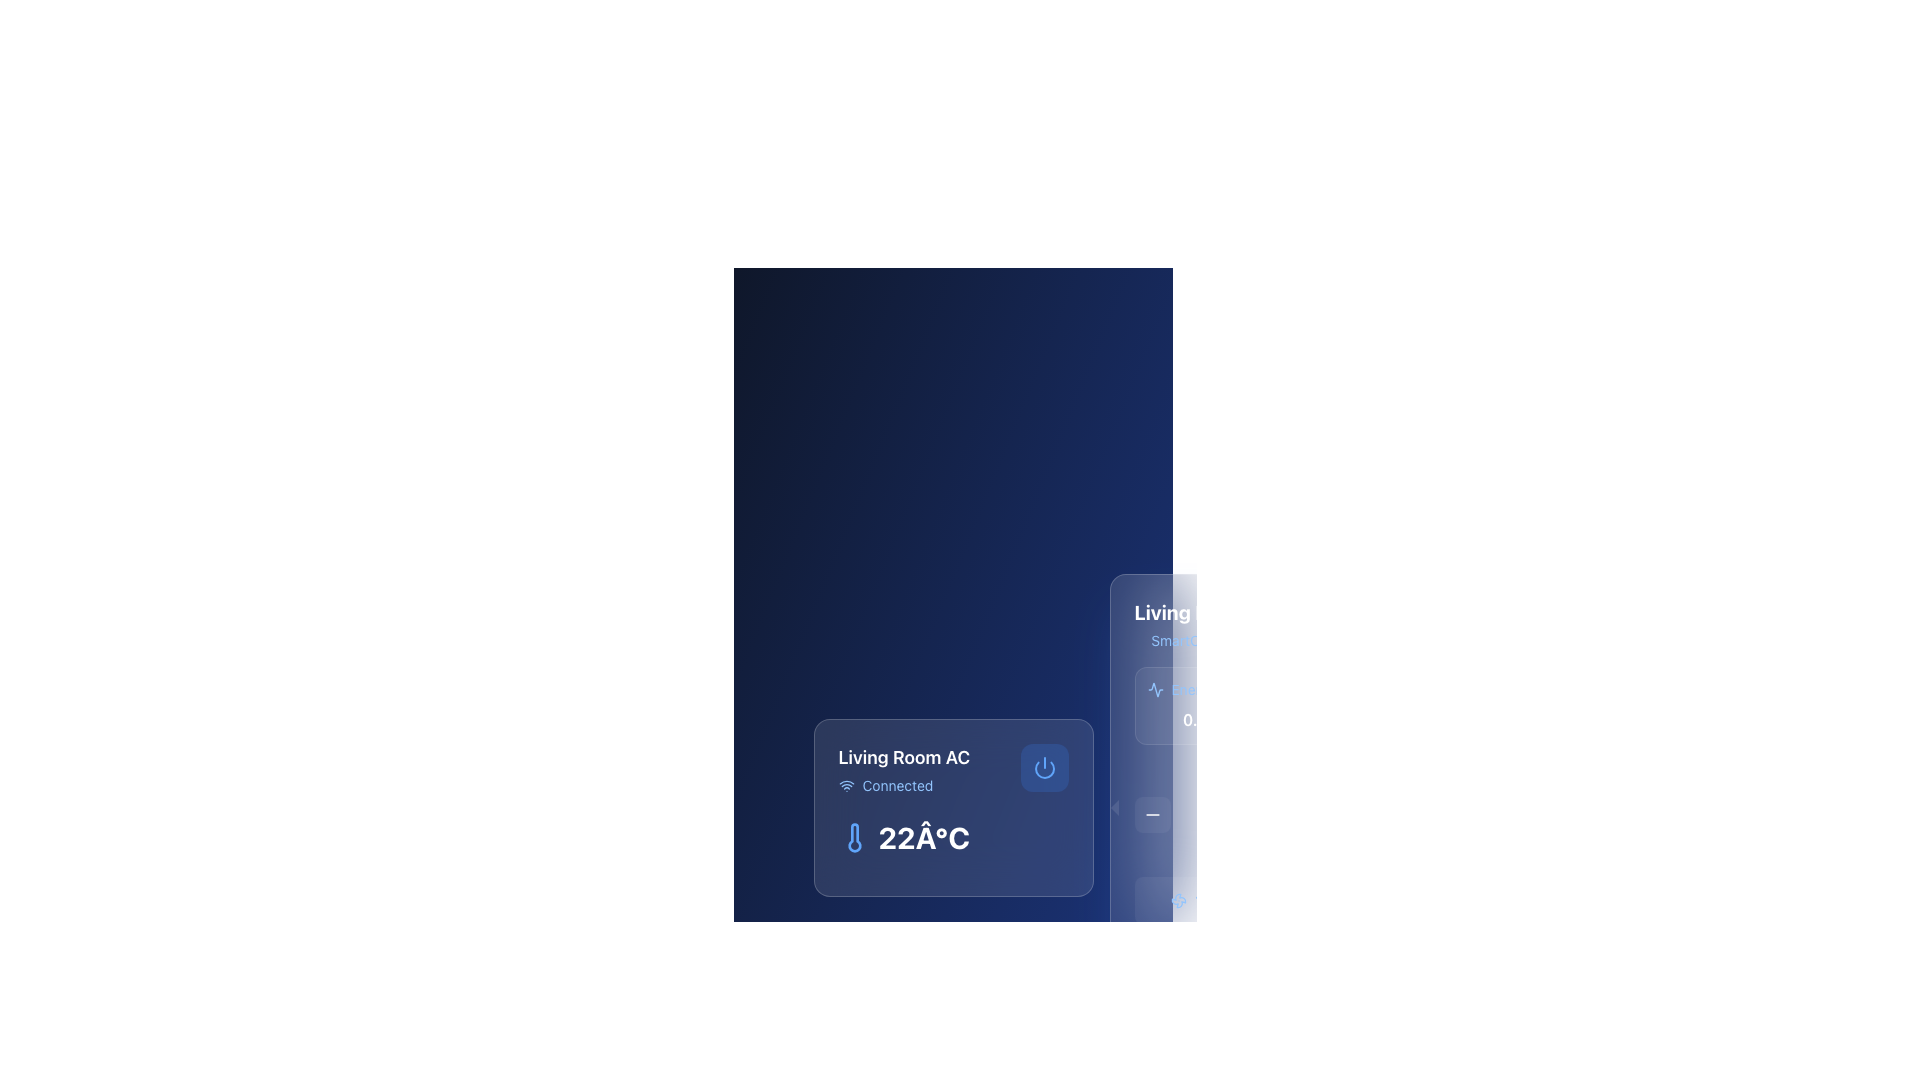  Describe the element at coordinates (1043, 766) in the screenshot. I see `on the power icon button, which is a blue circular outline with a vertical line, located in the top-right corner of the 'Living Room AC' card` at that location.